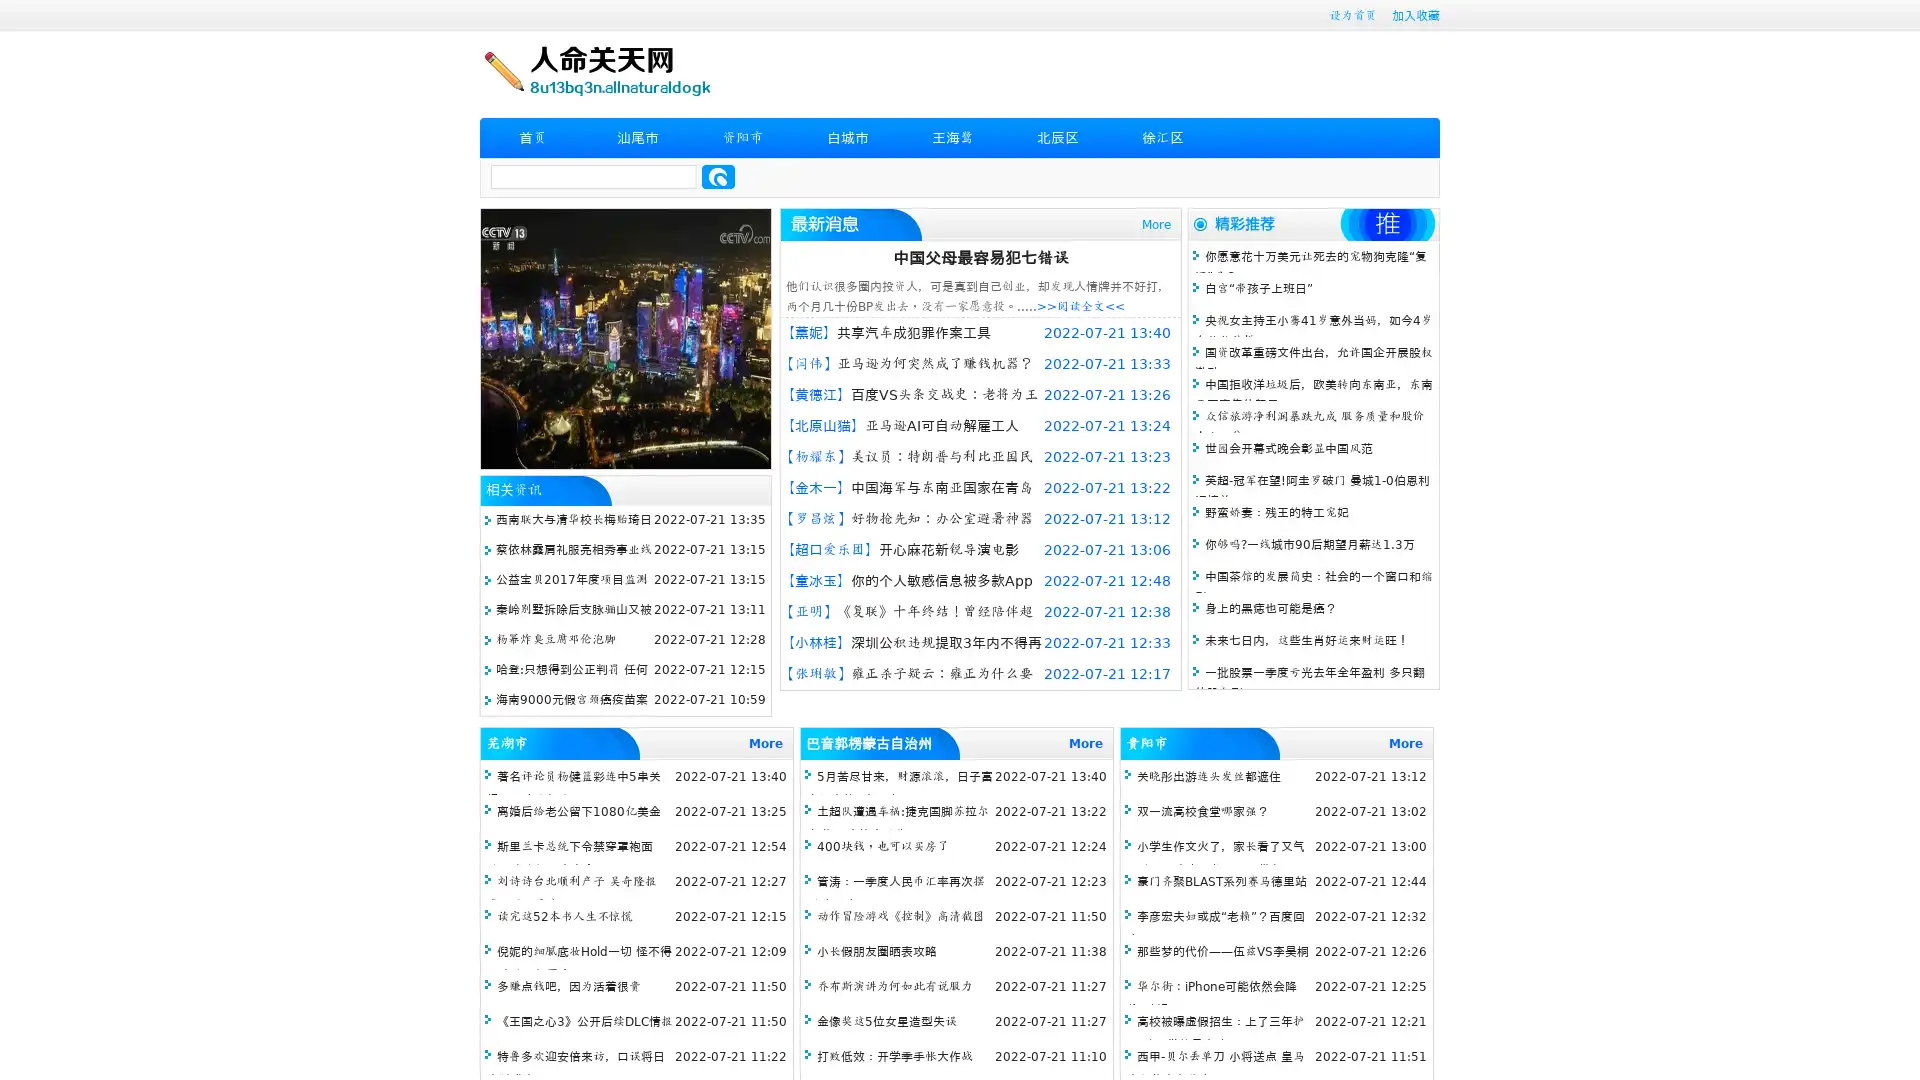 This screenshot has height=1080, width=1920. What do you see at coordinates (718, 176) in the screenshot?
I see `Search` at bounding box center [718, 176].